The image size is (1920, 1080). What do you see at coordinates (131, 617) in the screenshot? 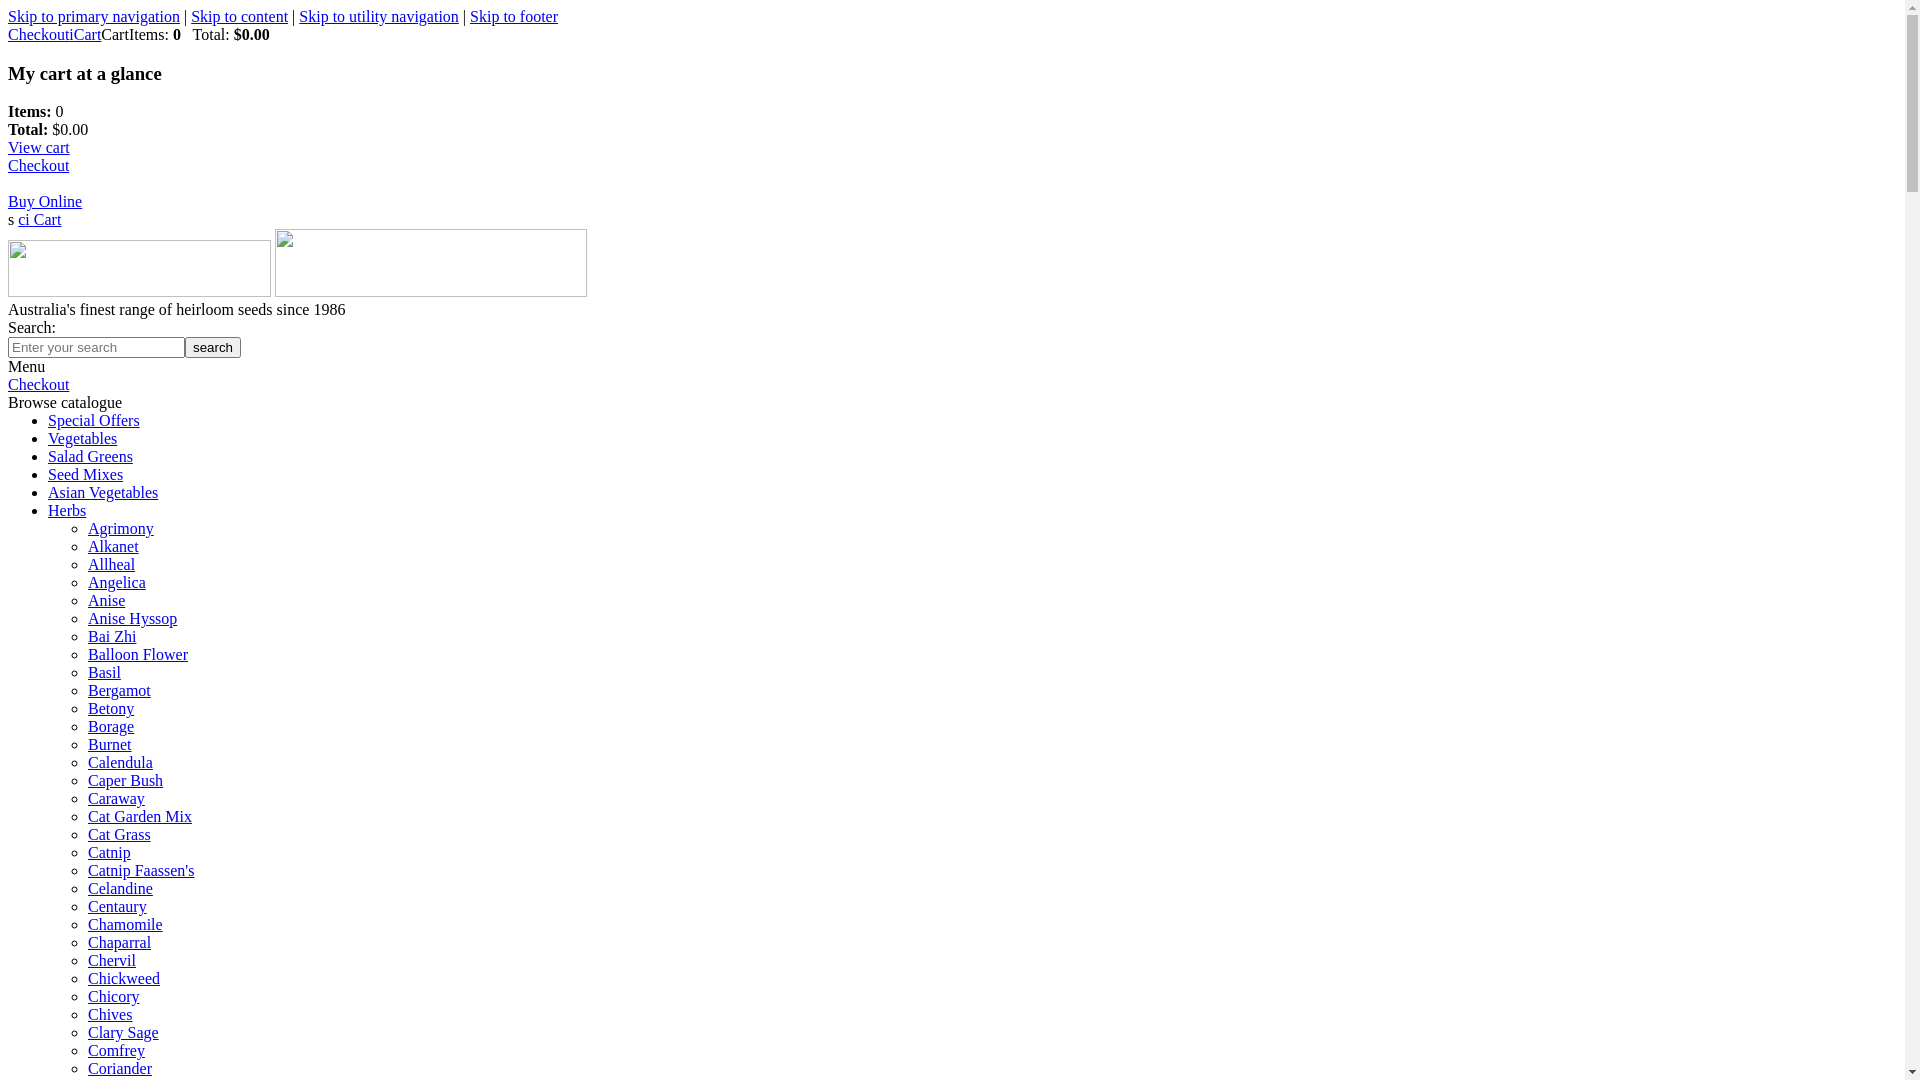
I see `'Anise Hyssop'` at bounding box center [131, 617].